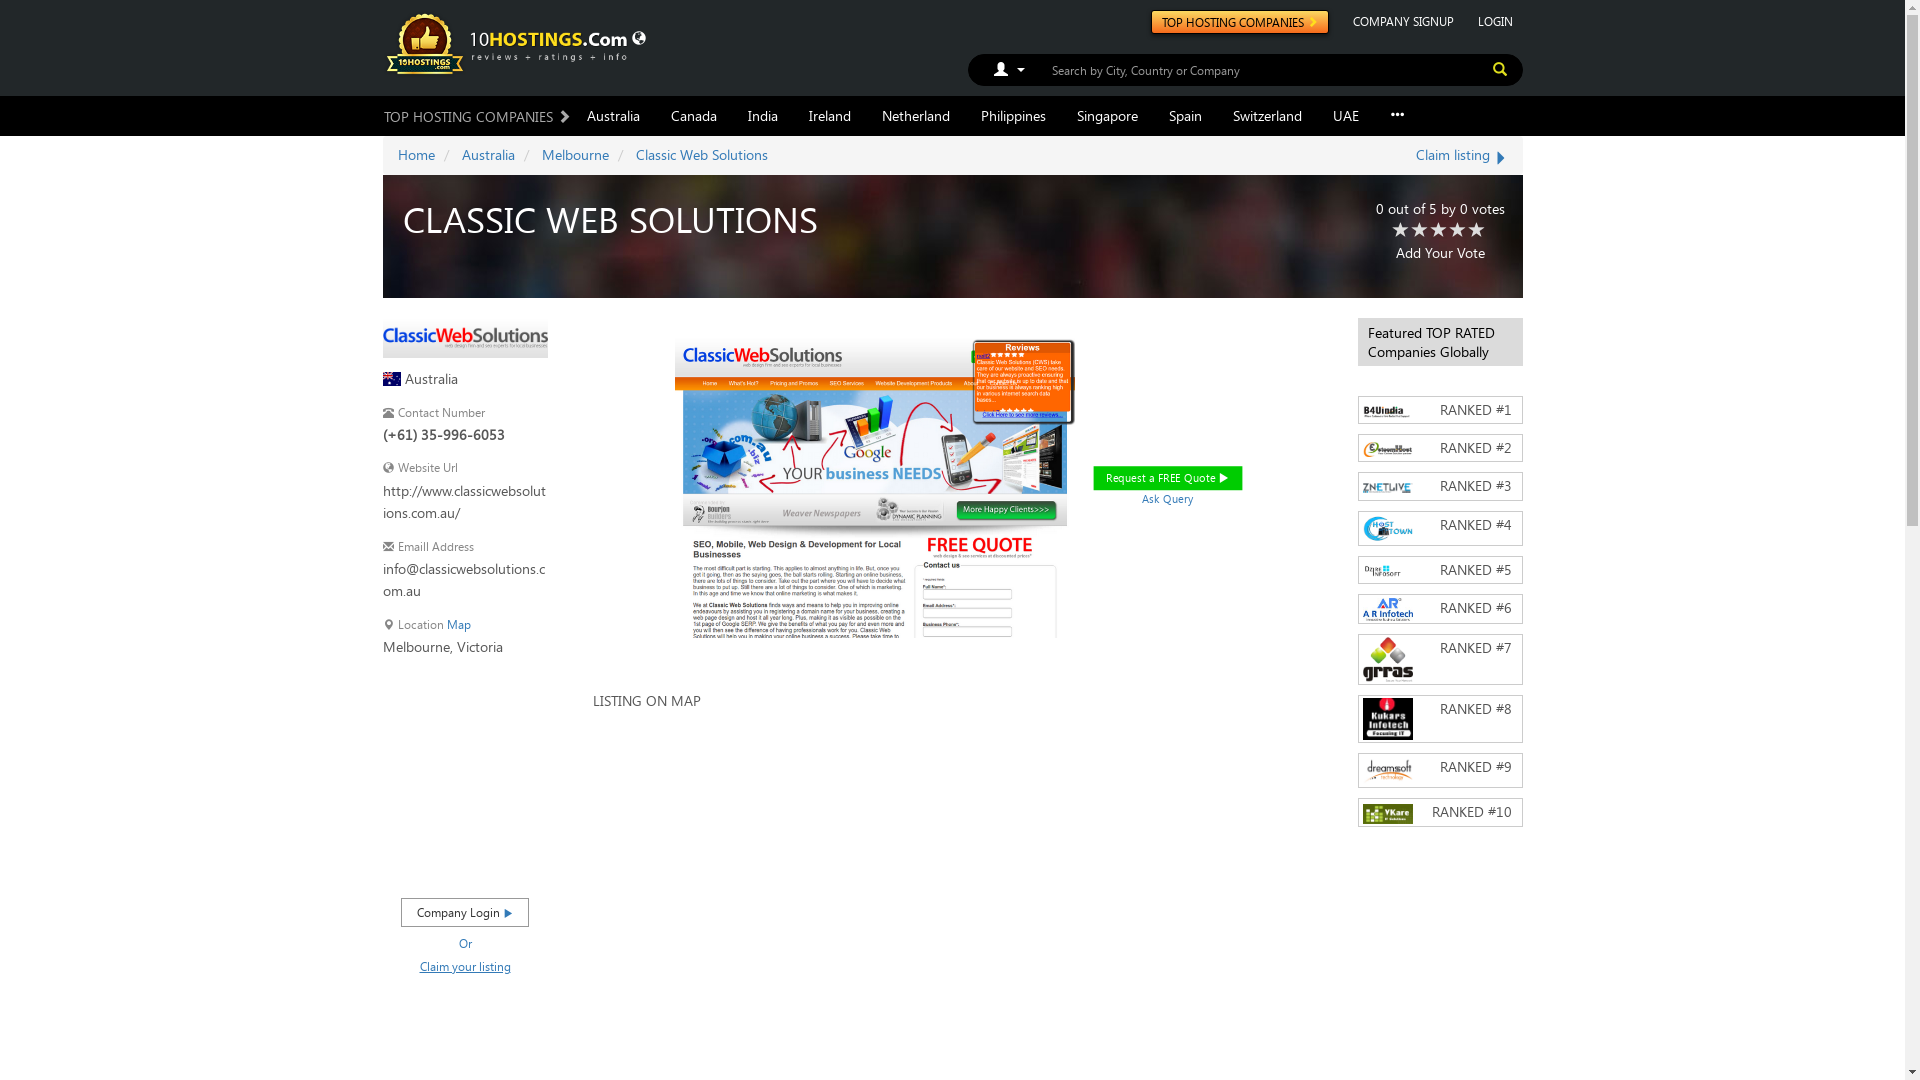 Image resolution: width=1920 pixels, height=1080 pixels. I want to click on 'COMPANY SIGNUP', so click(1401, 20).